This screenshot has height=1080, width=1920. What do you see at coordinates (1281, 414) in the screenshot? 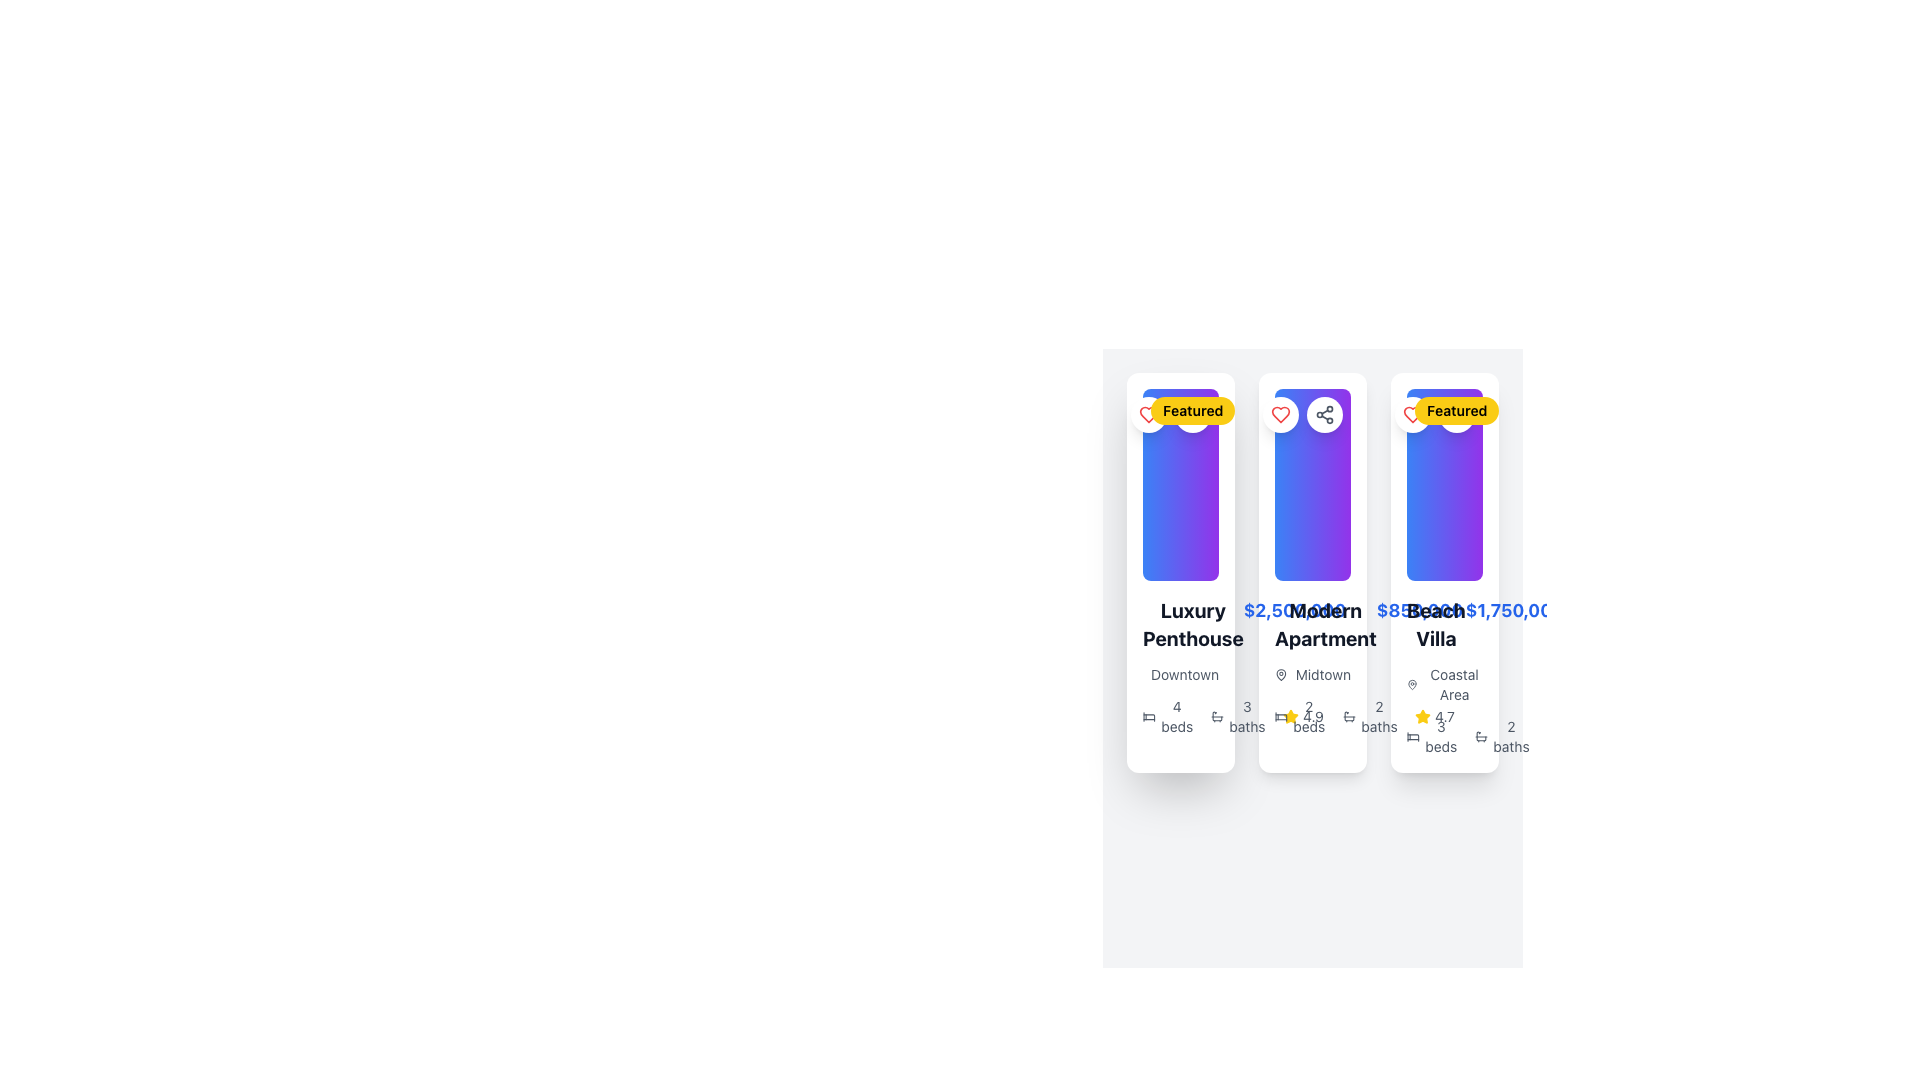
I see `the small red heart icon located centrally within the circular button in the upper-right section of the card labeled 'Beach Villa'` at bounding box center [1281, 414].